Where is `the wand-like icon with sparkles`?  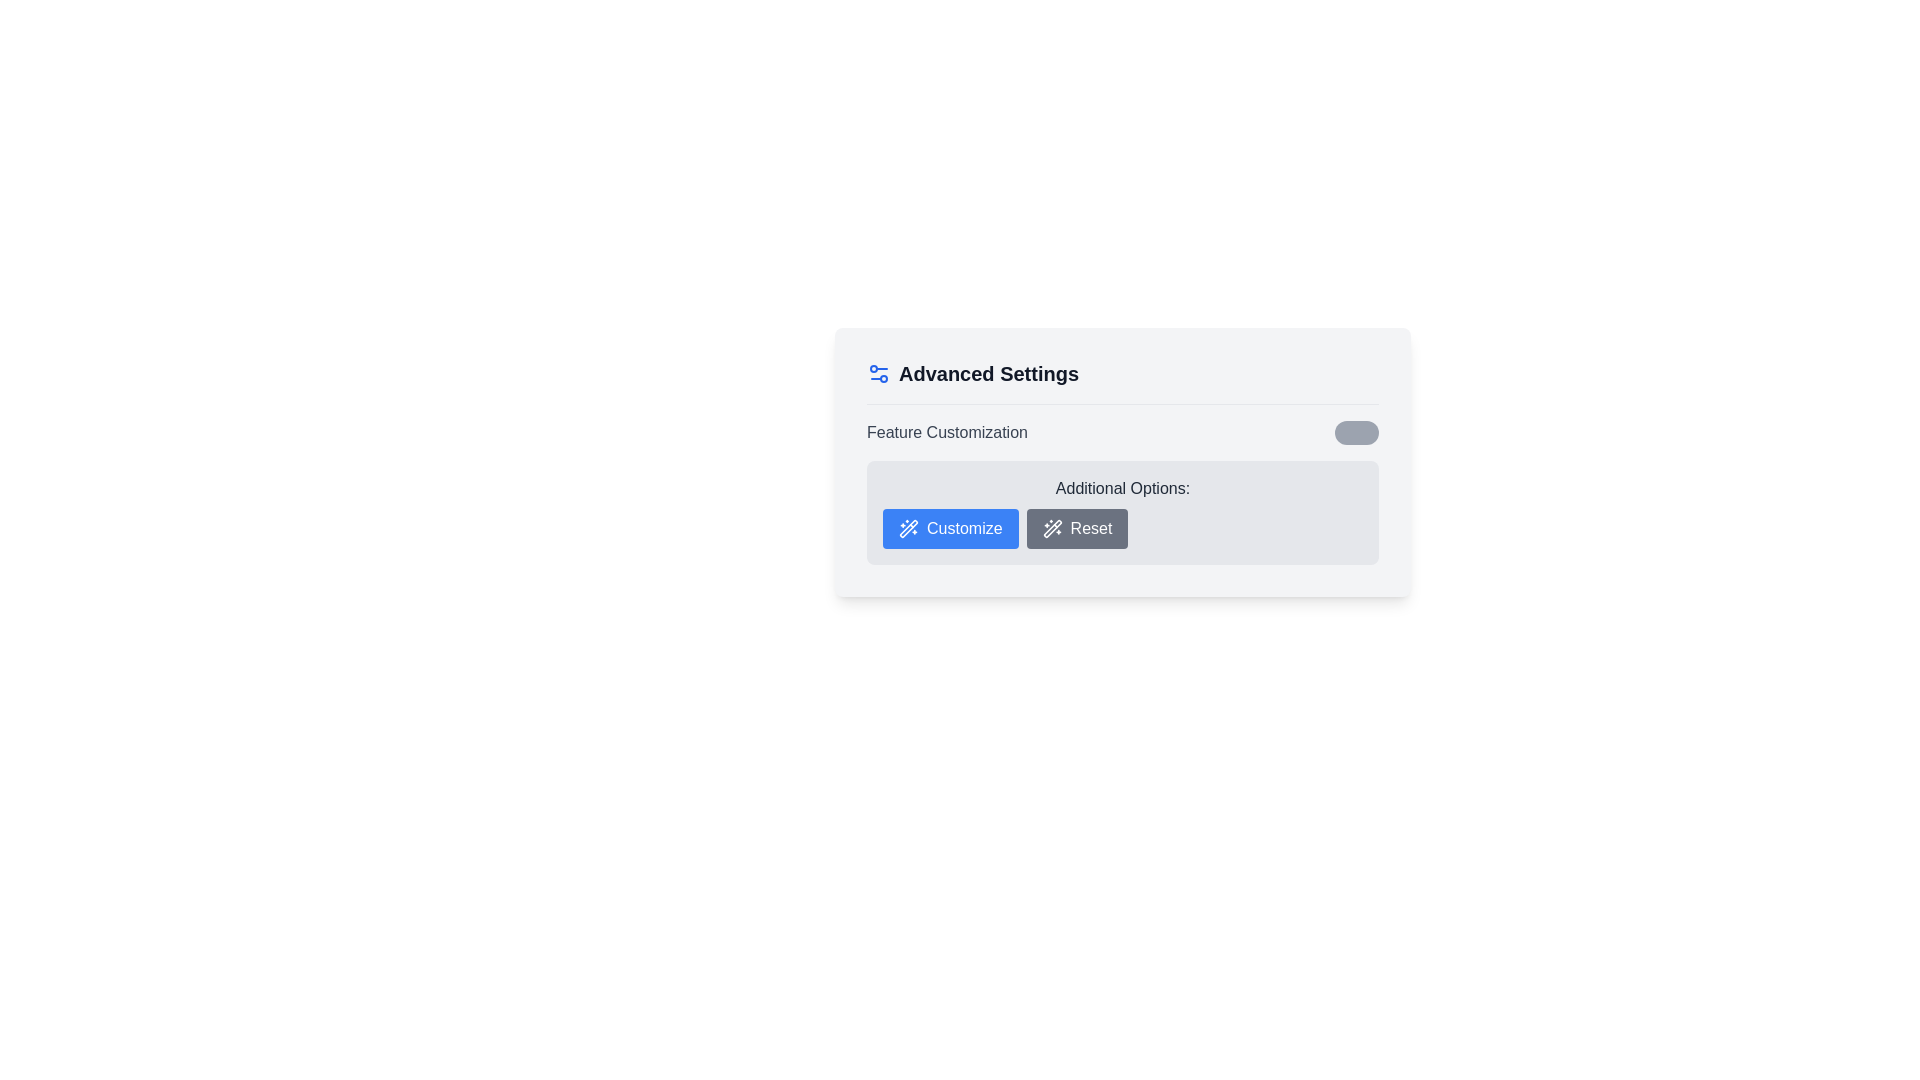 the wand-like icon with sparkles is located at coordinates (1051, 527).